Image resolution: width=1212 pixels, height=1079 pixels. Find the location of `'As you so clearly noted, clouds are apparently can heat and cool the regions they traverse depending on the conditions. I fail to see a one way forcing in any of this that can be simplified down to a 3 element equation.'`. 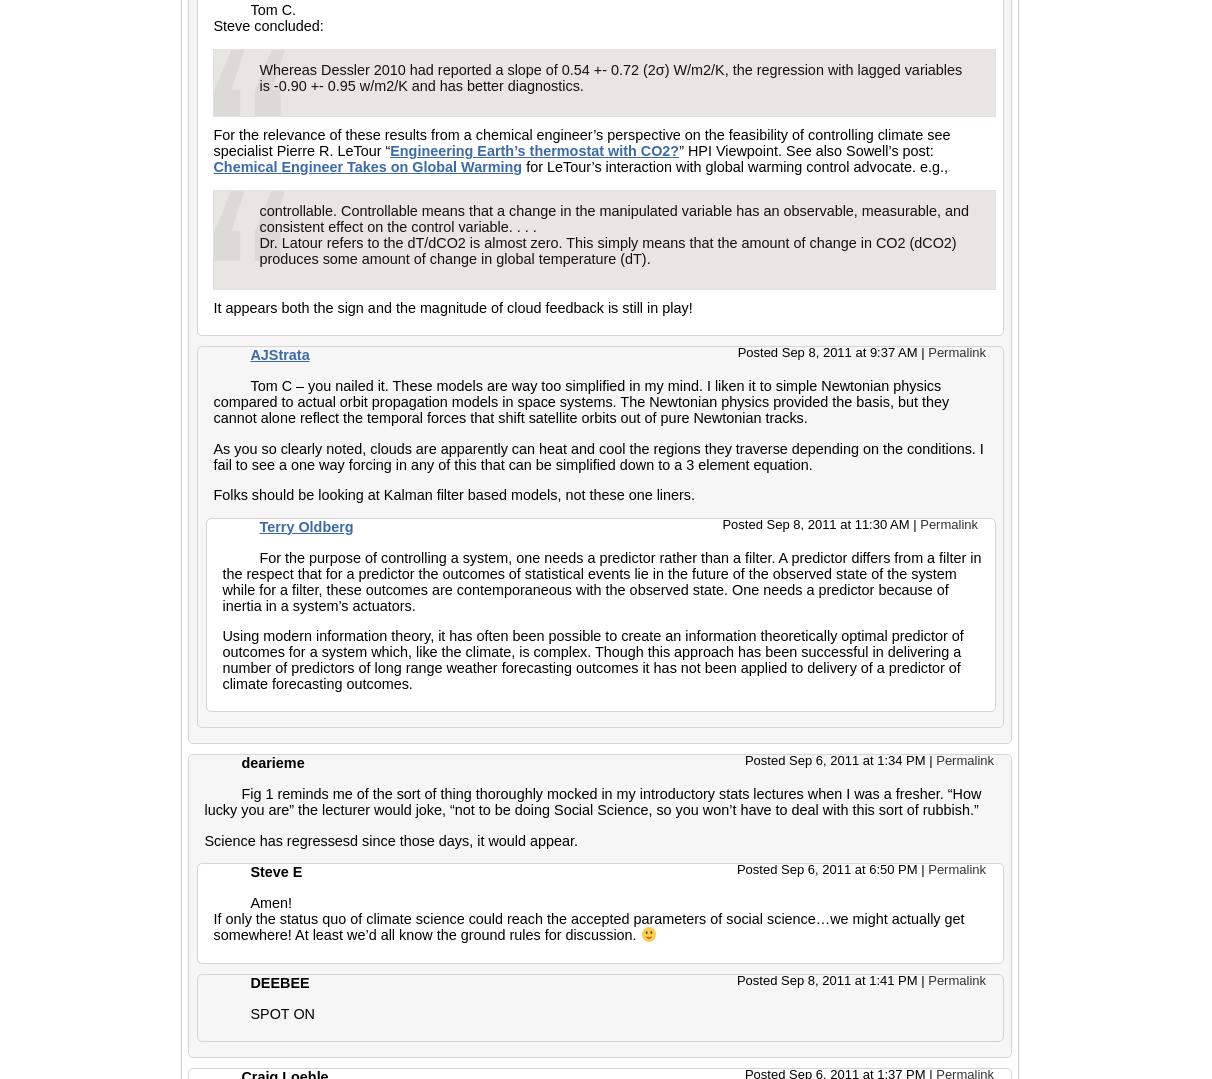

'As you so clearly noted, clouds are apparently can heat and cool the regions they traverse depending on the conditions. I fail to see a one way forcing in any of this that can be simplified down to a 3 element equation.' is located at coordinates (211, 455).